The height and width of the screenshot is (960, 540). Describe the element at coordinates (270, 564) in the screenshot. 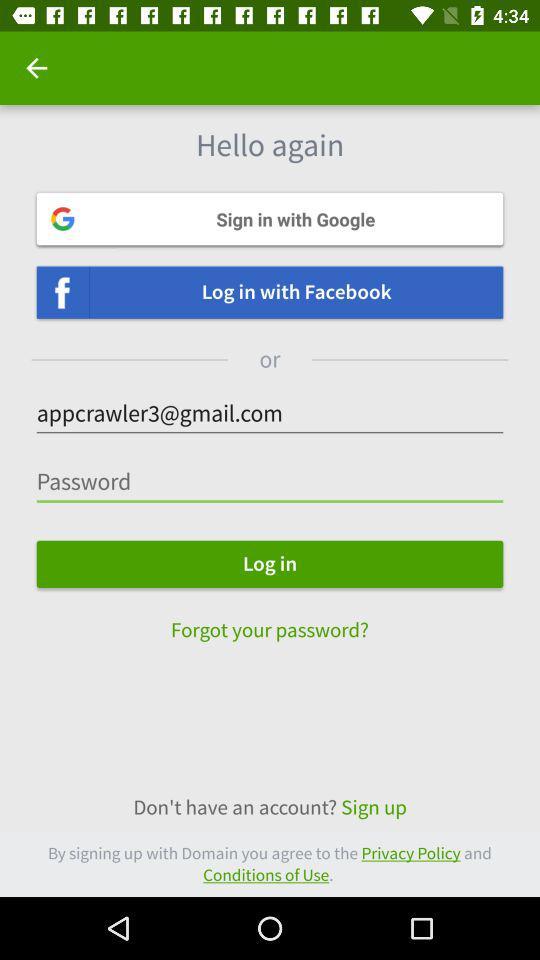

I see `log in` at that location.